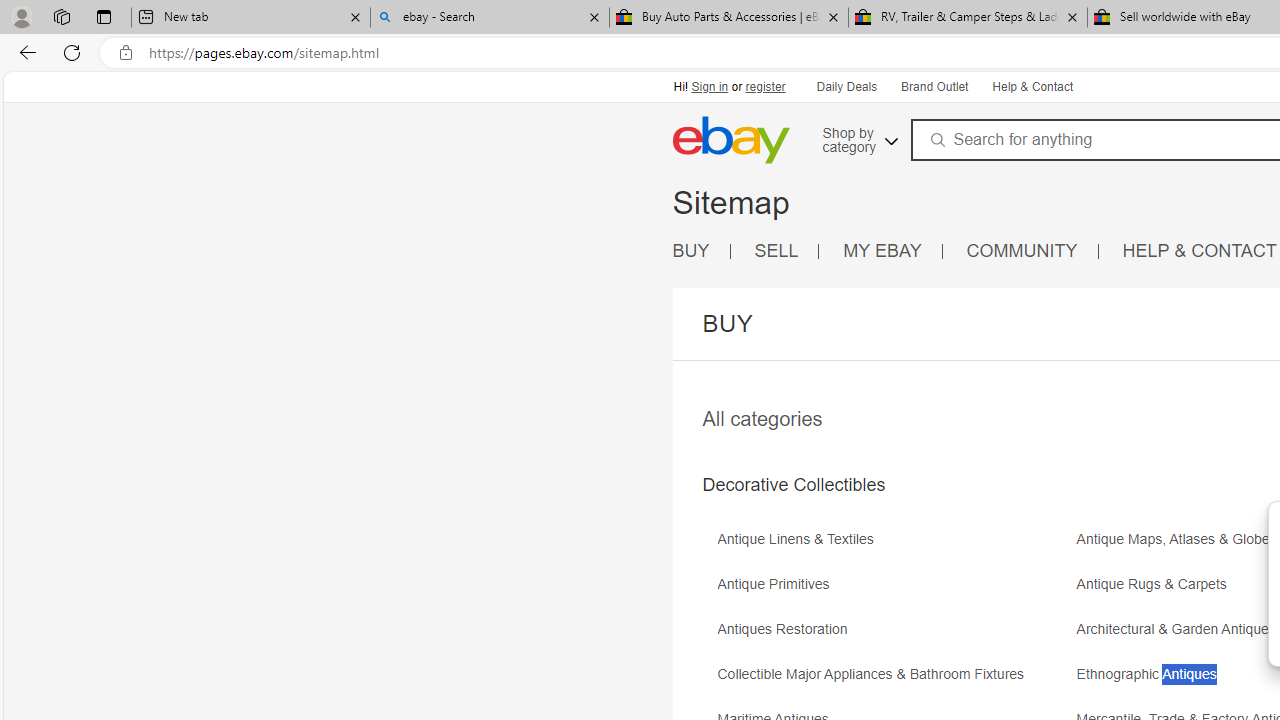 This screenshot has width=1280, height=720. I want to click on 'MY EBAY', so click(881, 249).